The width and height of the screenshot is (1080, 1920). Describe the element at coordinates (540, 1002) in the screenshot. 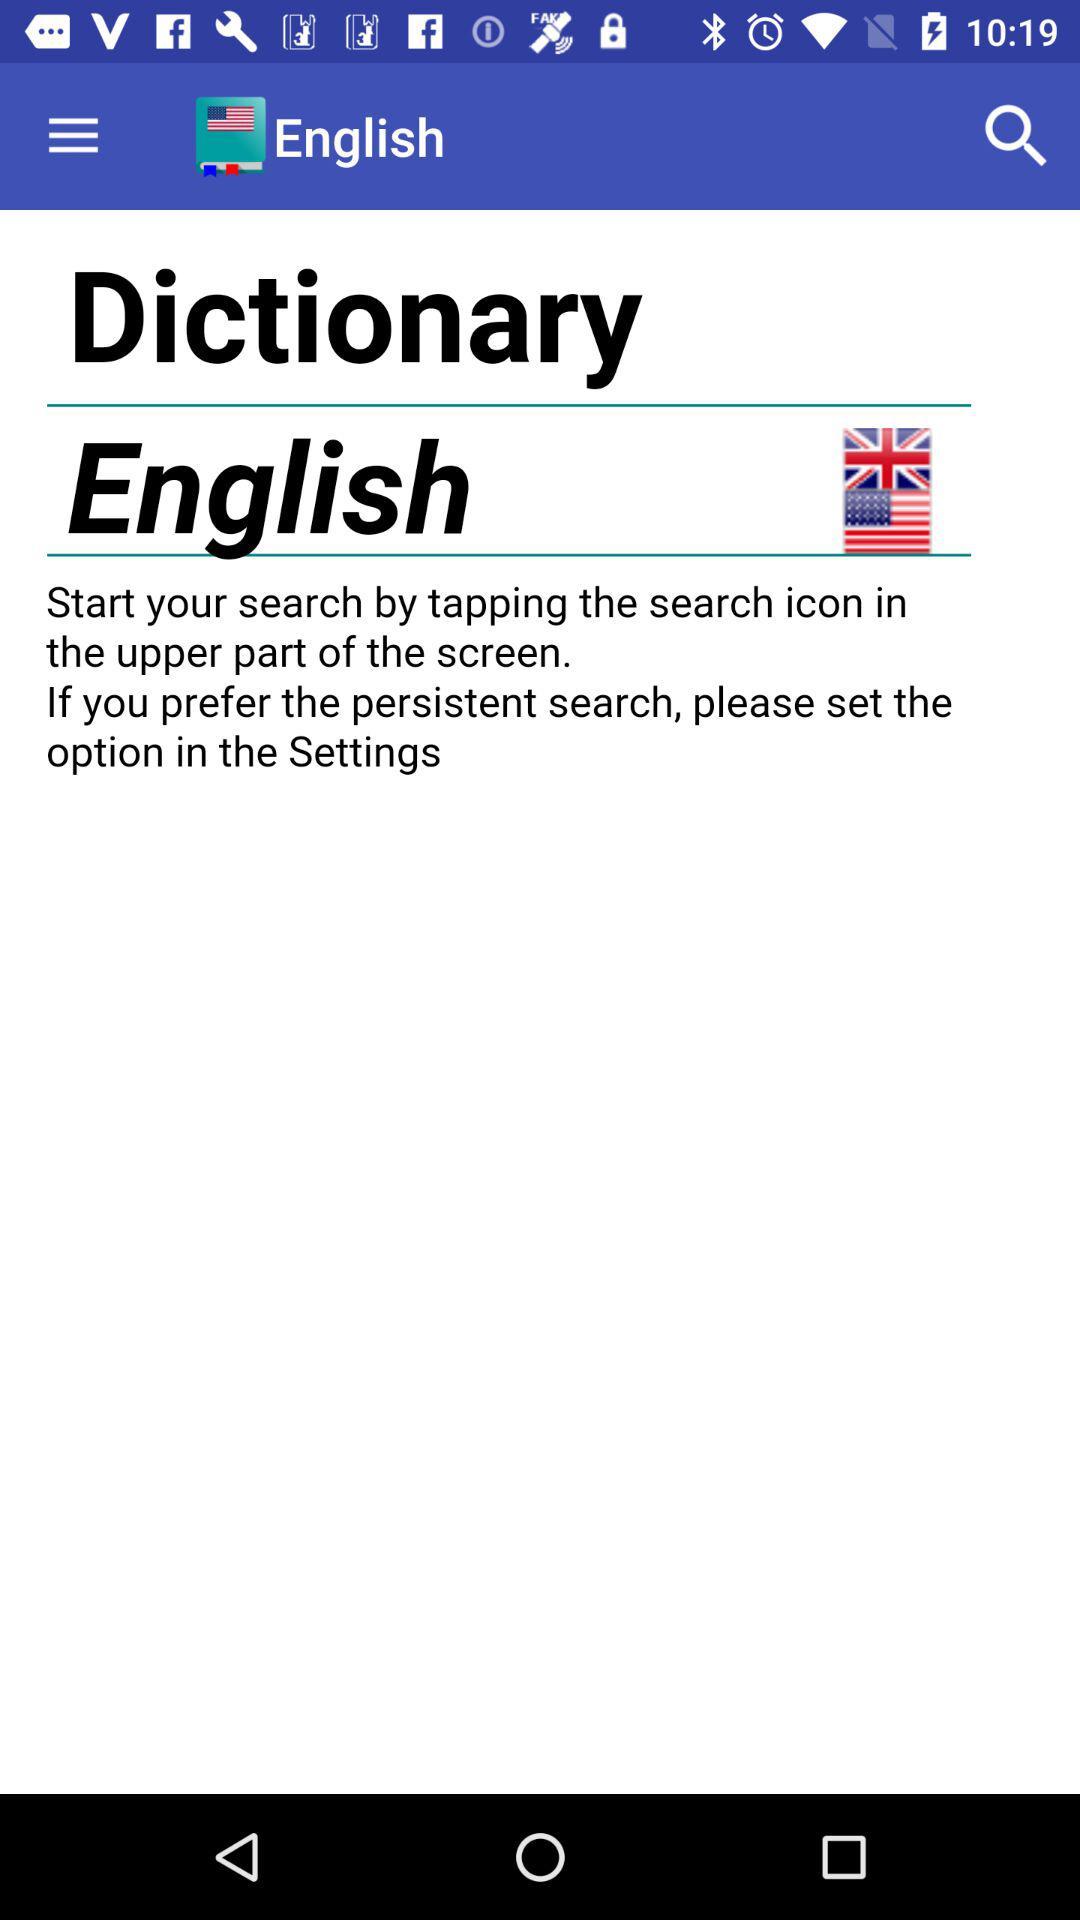

I see `instruction icon` at that location.